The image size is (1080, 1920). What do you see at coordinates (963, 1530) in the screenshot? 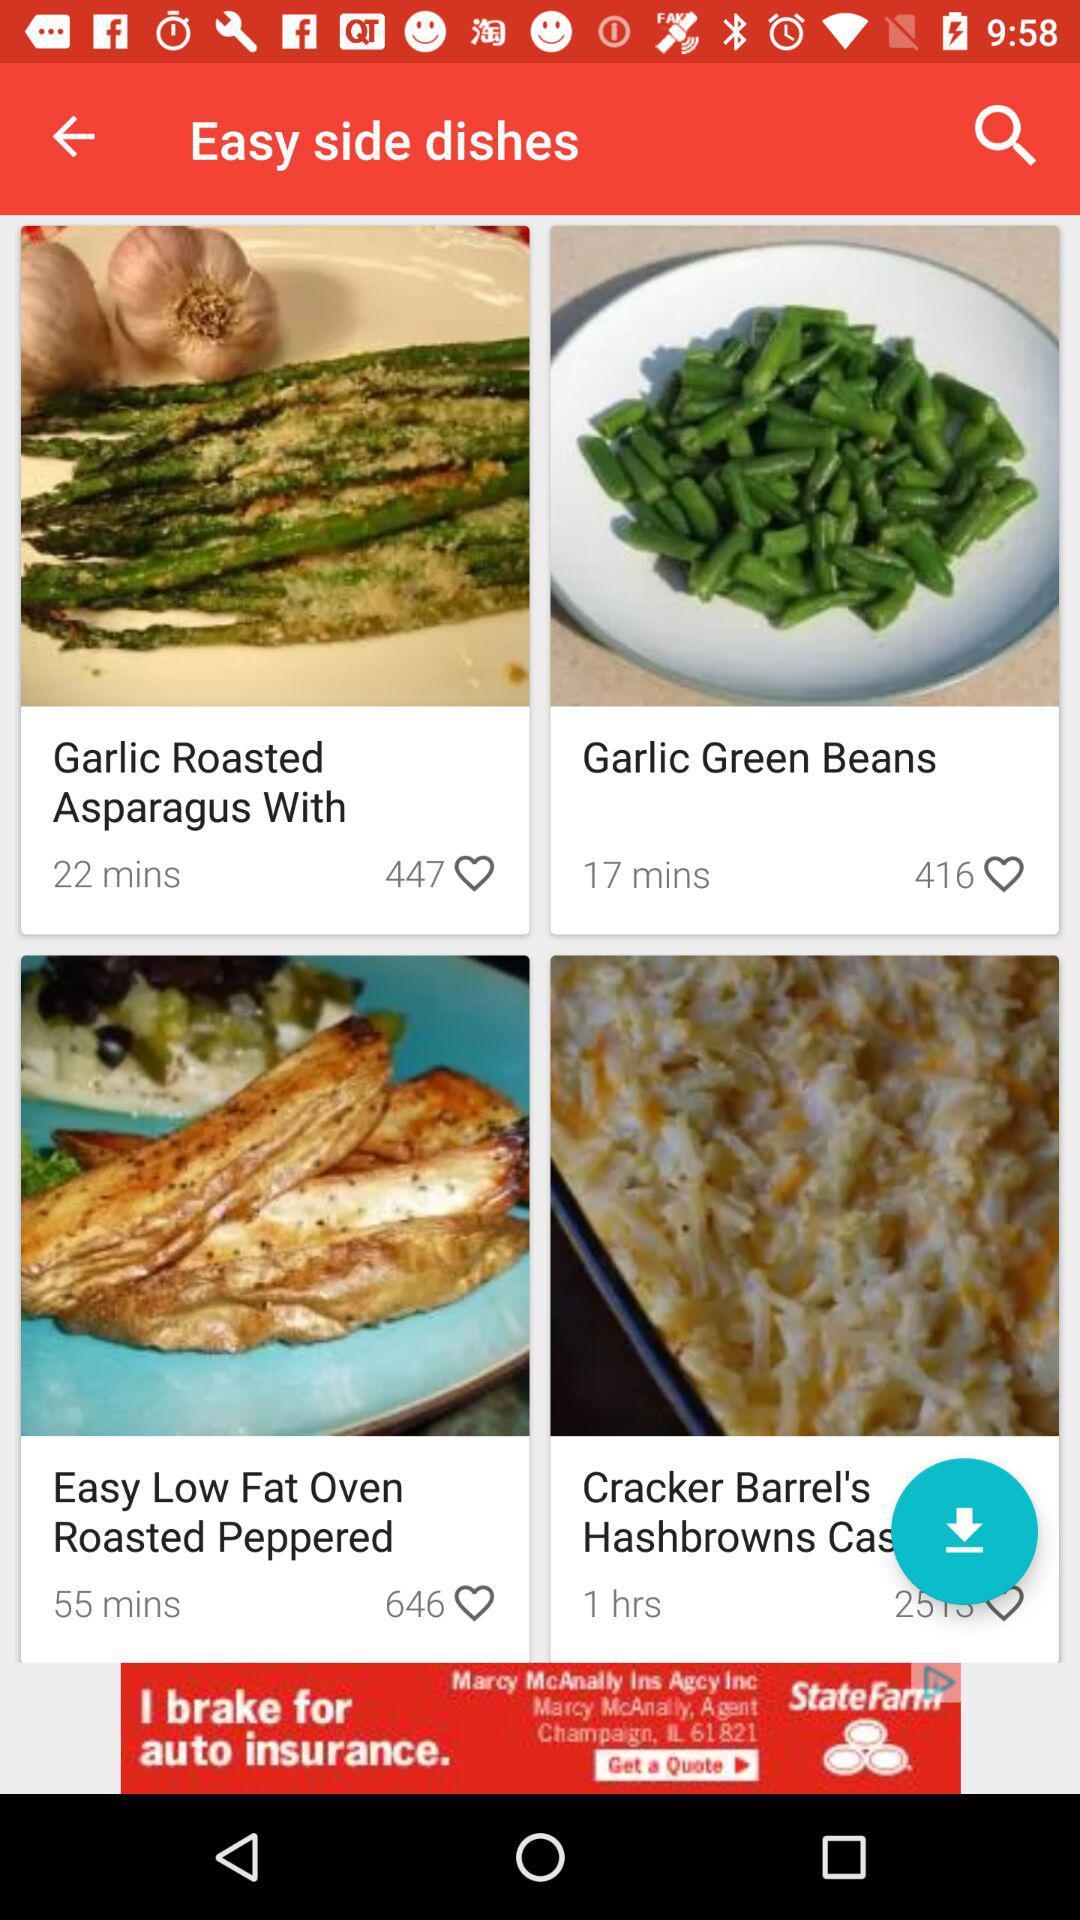
I see `download recipe` at bounding box center [963, 1530].